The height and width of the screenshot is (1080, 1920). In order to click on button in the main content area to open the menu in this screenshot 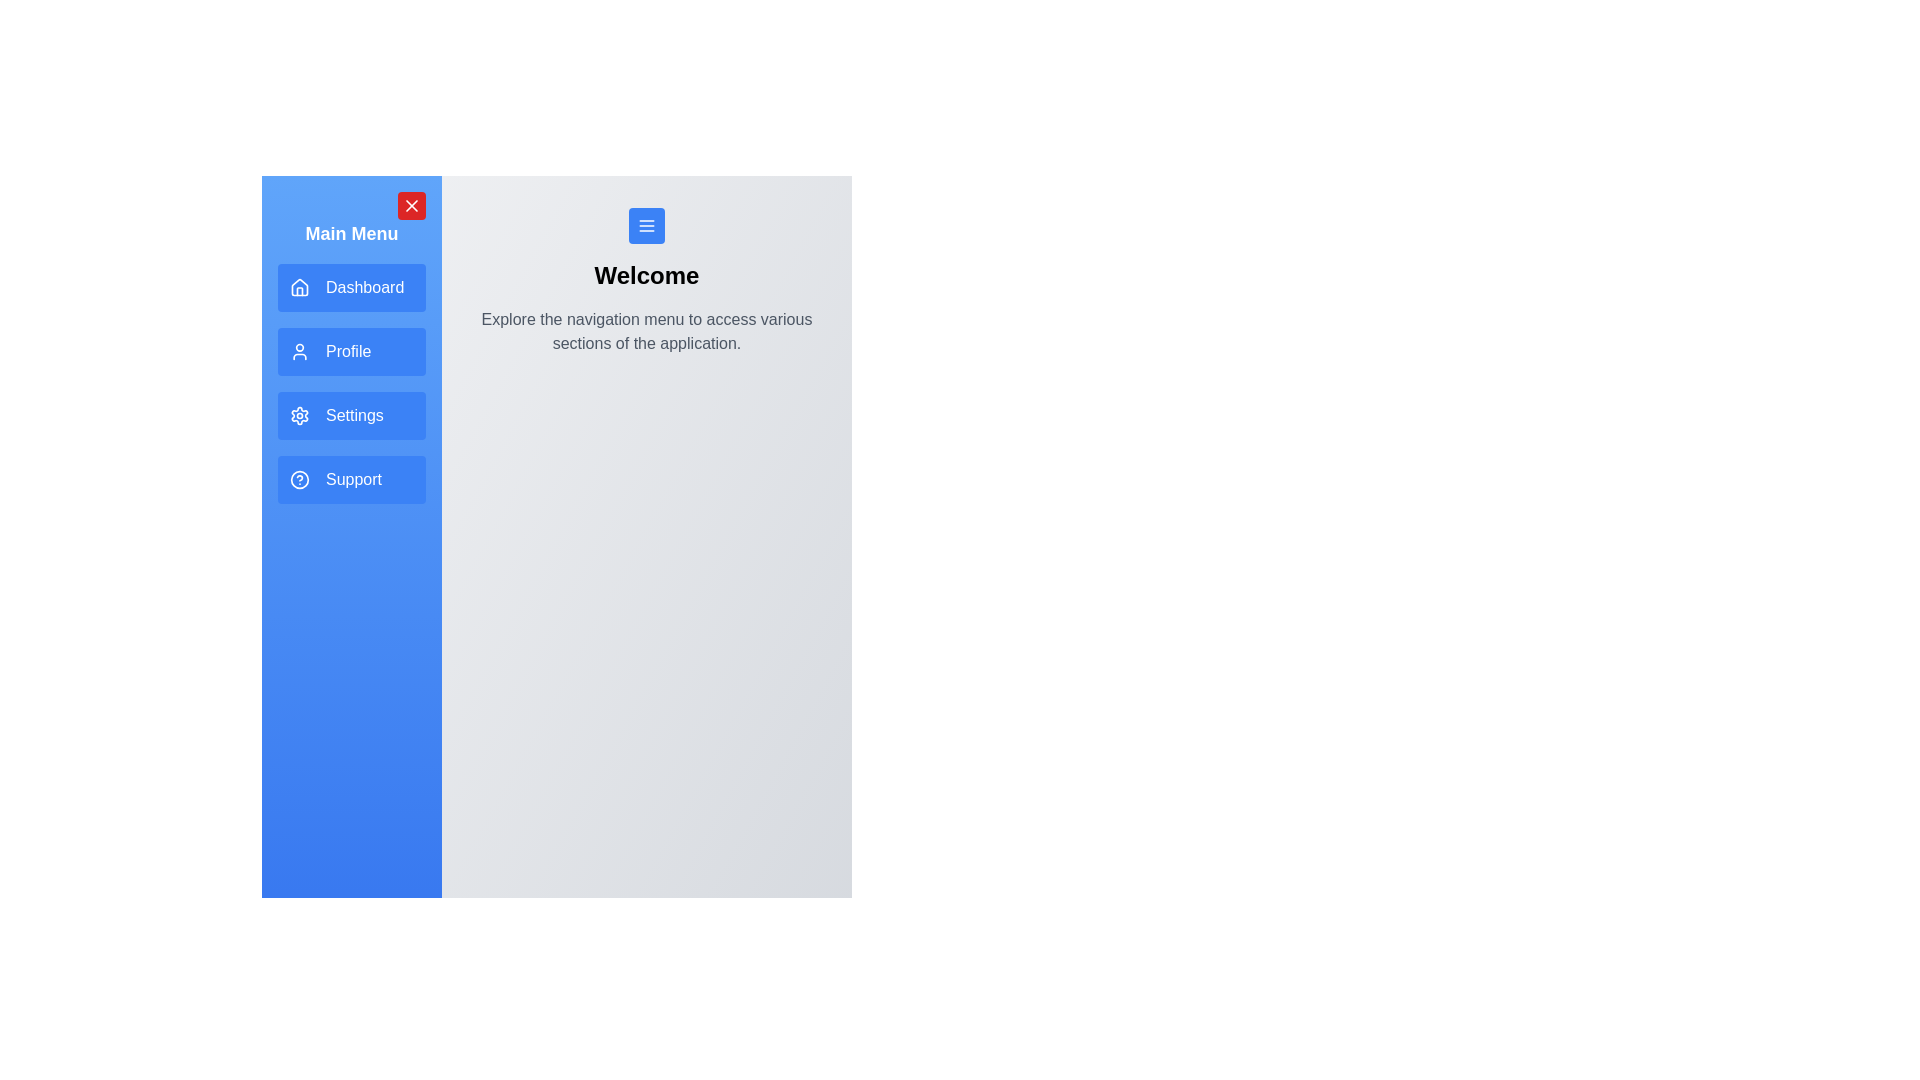, I will do `click(647, 225)`.